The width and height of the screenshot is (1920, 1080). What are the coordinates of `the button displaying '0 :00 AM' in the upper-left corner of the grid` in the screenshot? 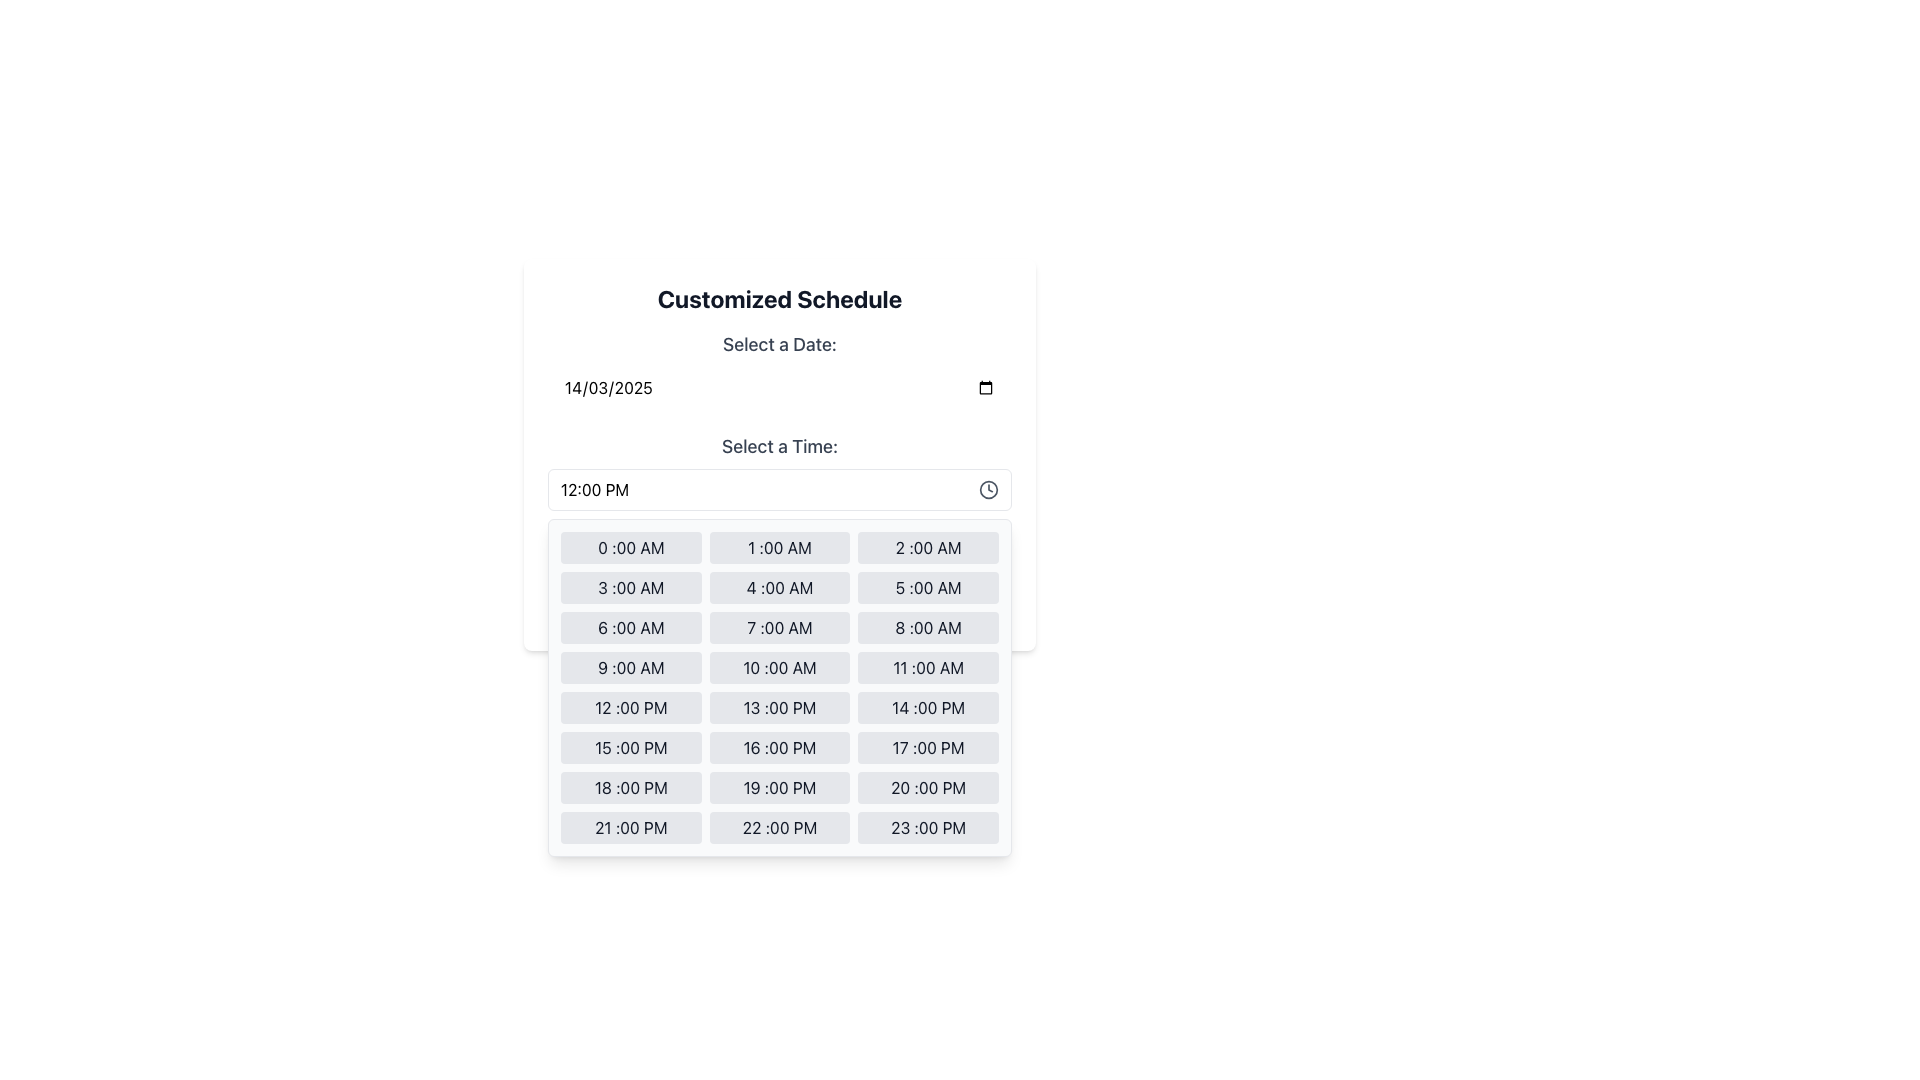 It's located at (630, 547).